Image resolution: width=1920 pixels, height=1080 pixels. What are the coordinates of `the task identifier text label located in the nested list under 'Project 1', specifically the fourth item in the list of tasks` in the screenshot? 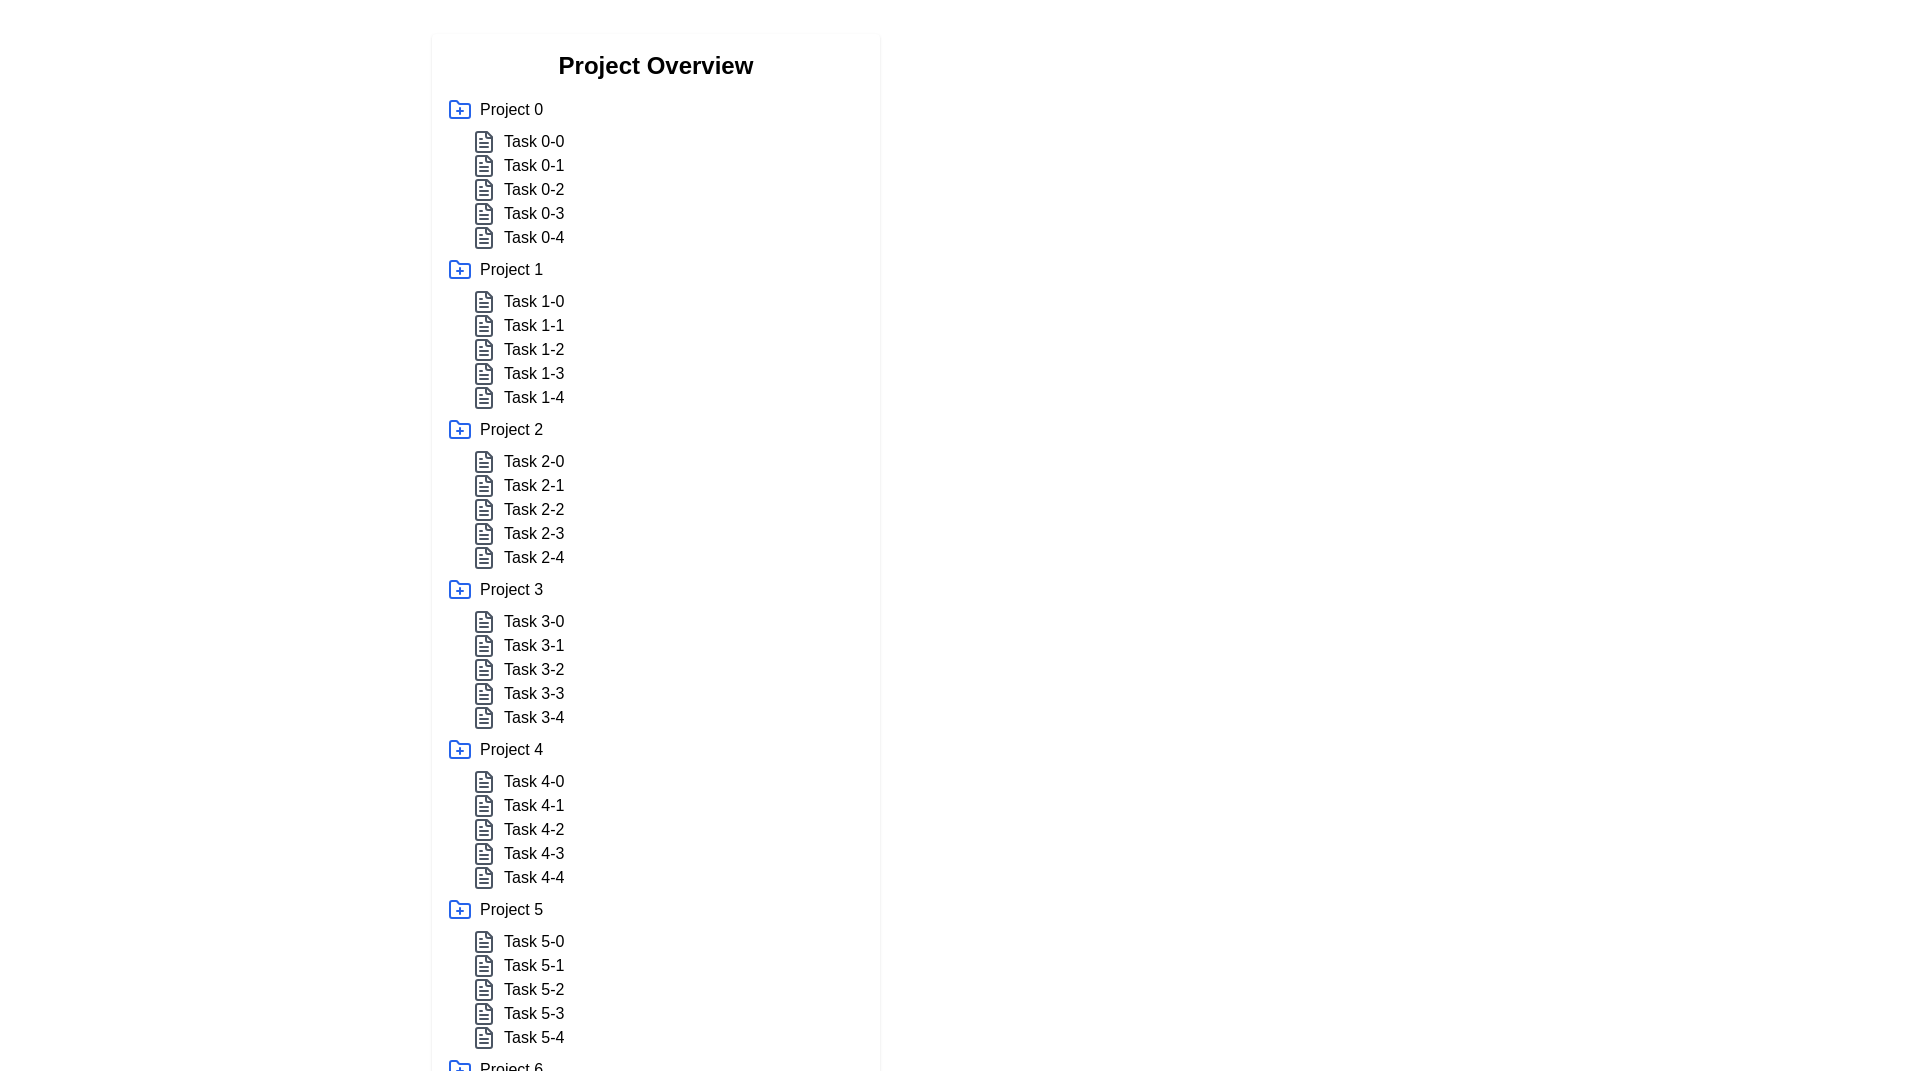 It's located at (533, 374).